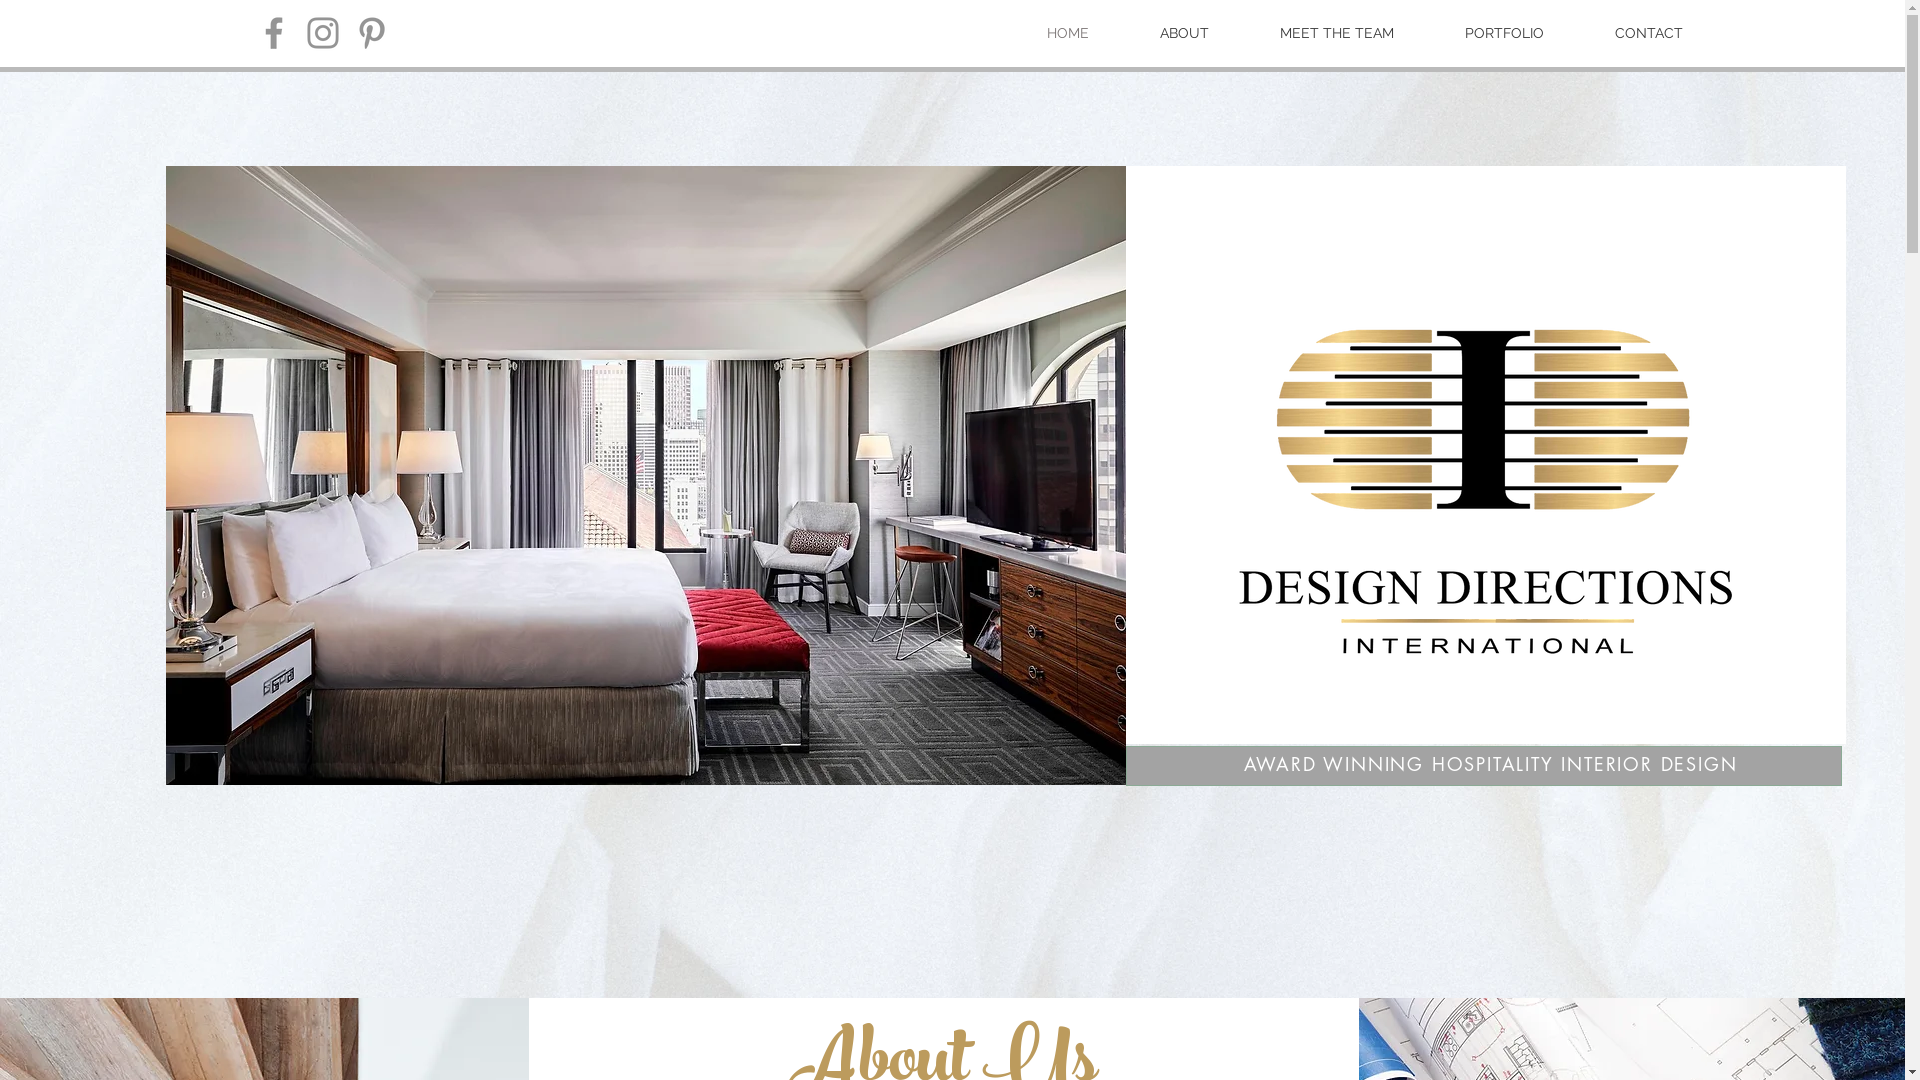 The image size is (1920, 1080). I want to click on 'ABOUT', so click(1184, 33).